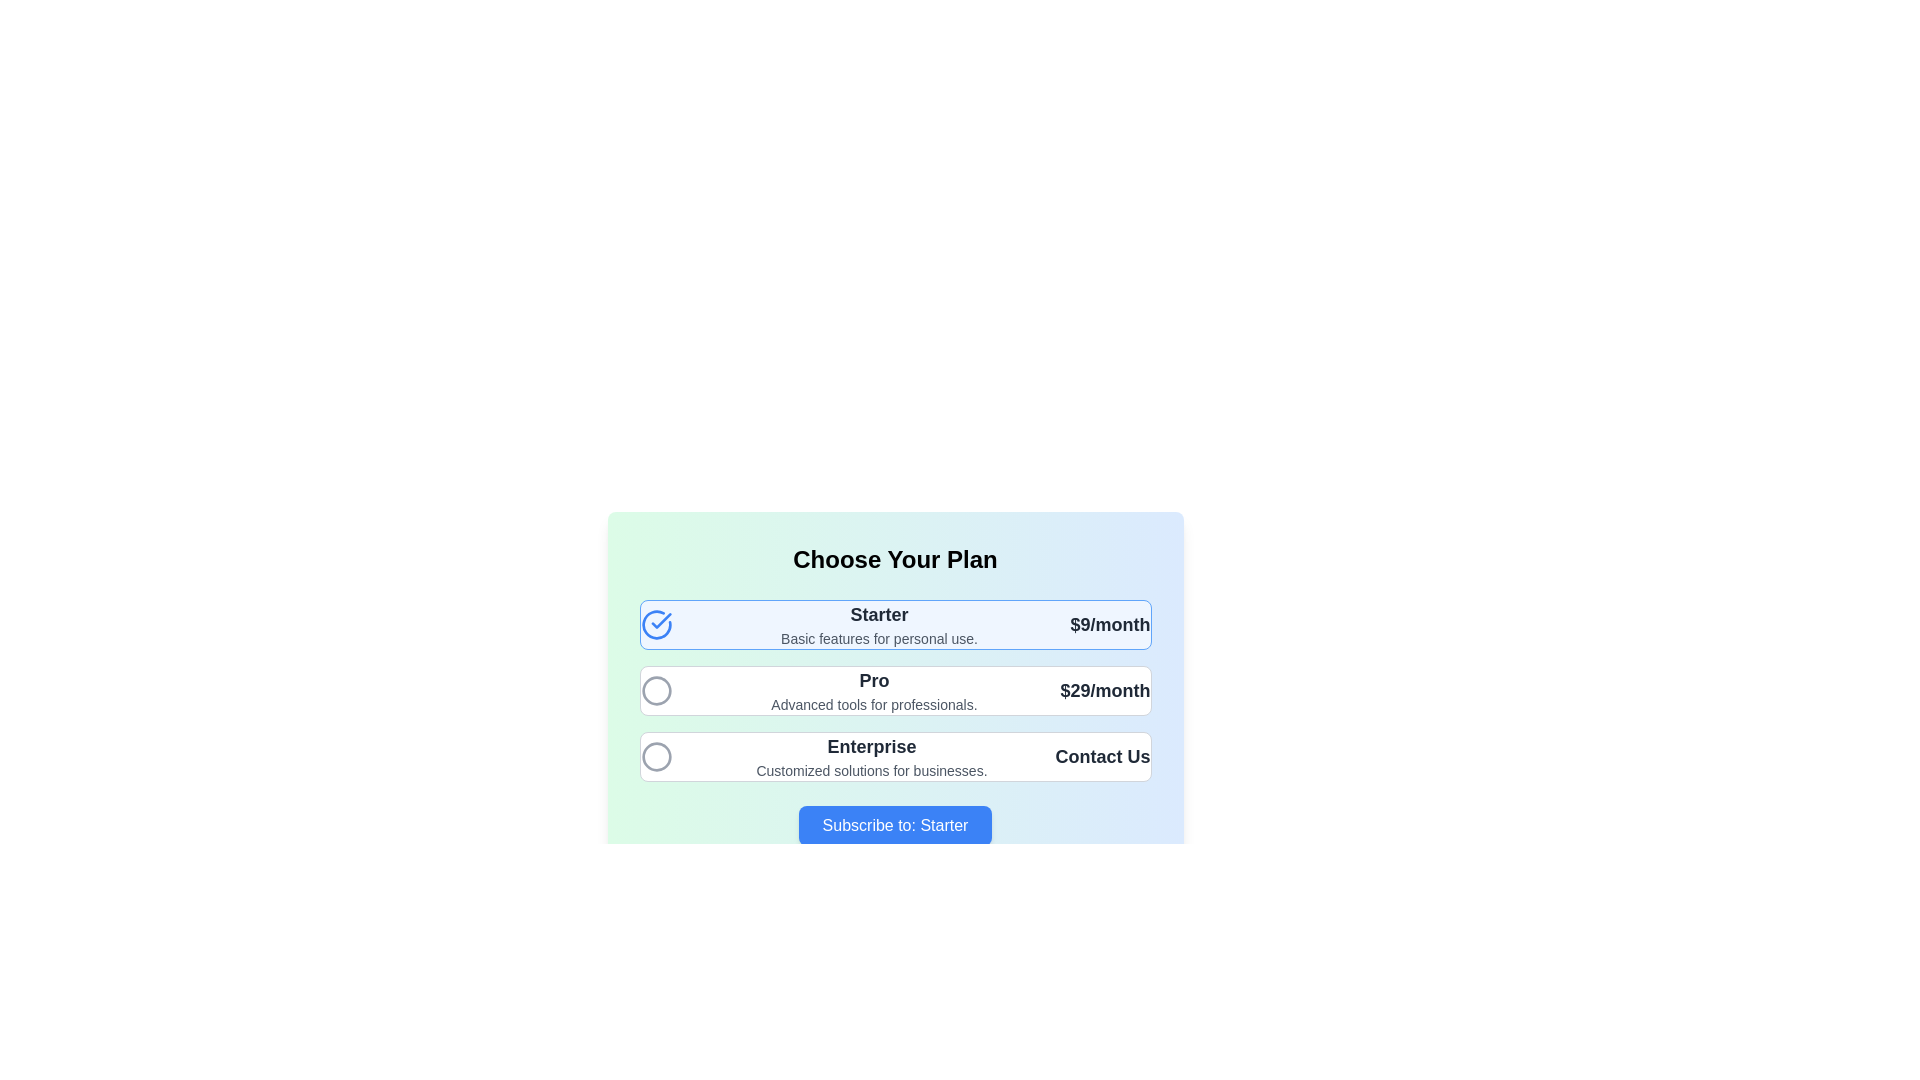 The image size is (1920, 1080). Describe the element at coordinates (1104, 689) in the screenshot. I see `the text label indicating the cost of the 'Pro' subscription plan located in the top-right corner of the pricing panel` at that location.